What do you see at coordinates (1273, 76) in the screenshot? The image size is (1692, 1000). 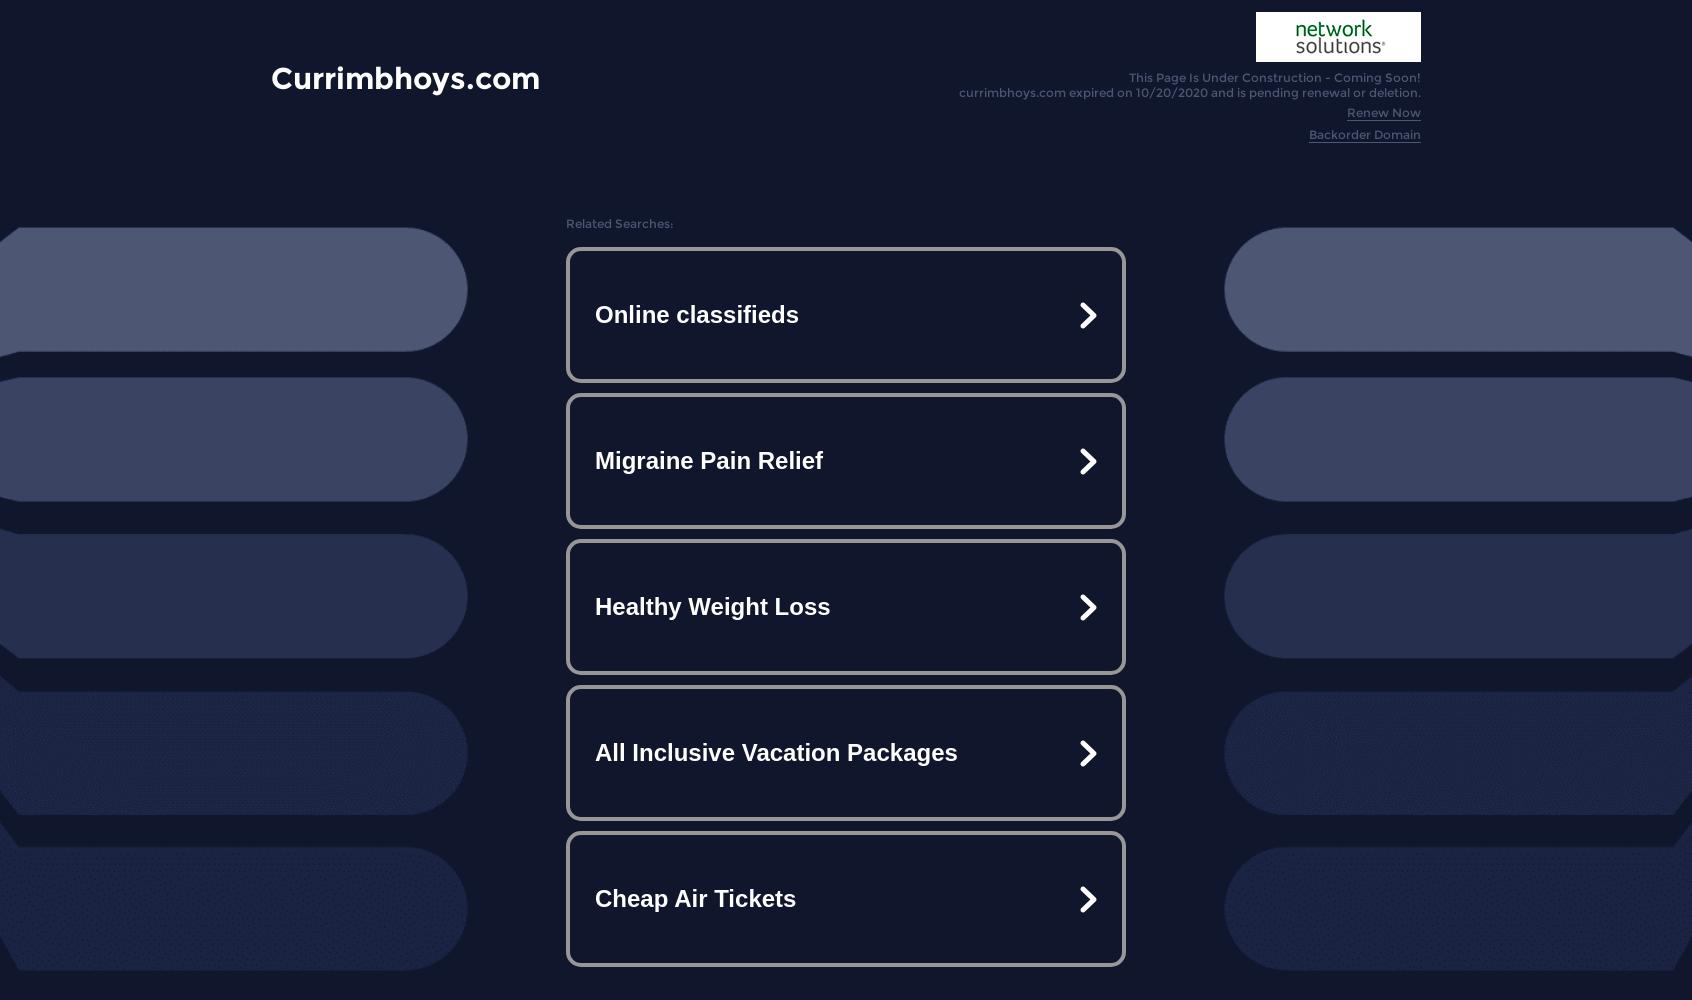 I see `'This Page Is Under Construction - Coming Soon!'` at bounding box center [1273, 76].